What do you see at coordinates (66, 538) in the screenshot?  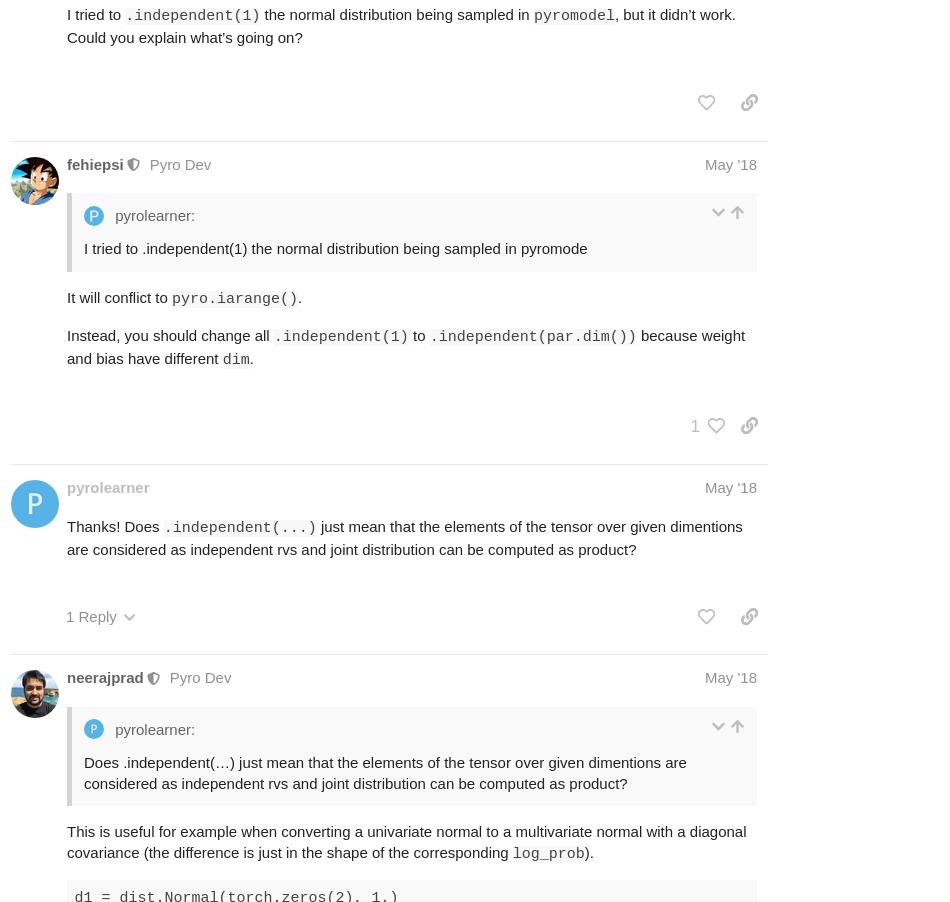 I see `'just mean that the elements of the tensor over given dimentions are considered as independent rvs and joint distribution can be computed as product?'` at bounding box center [66, 538].